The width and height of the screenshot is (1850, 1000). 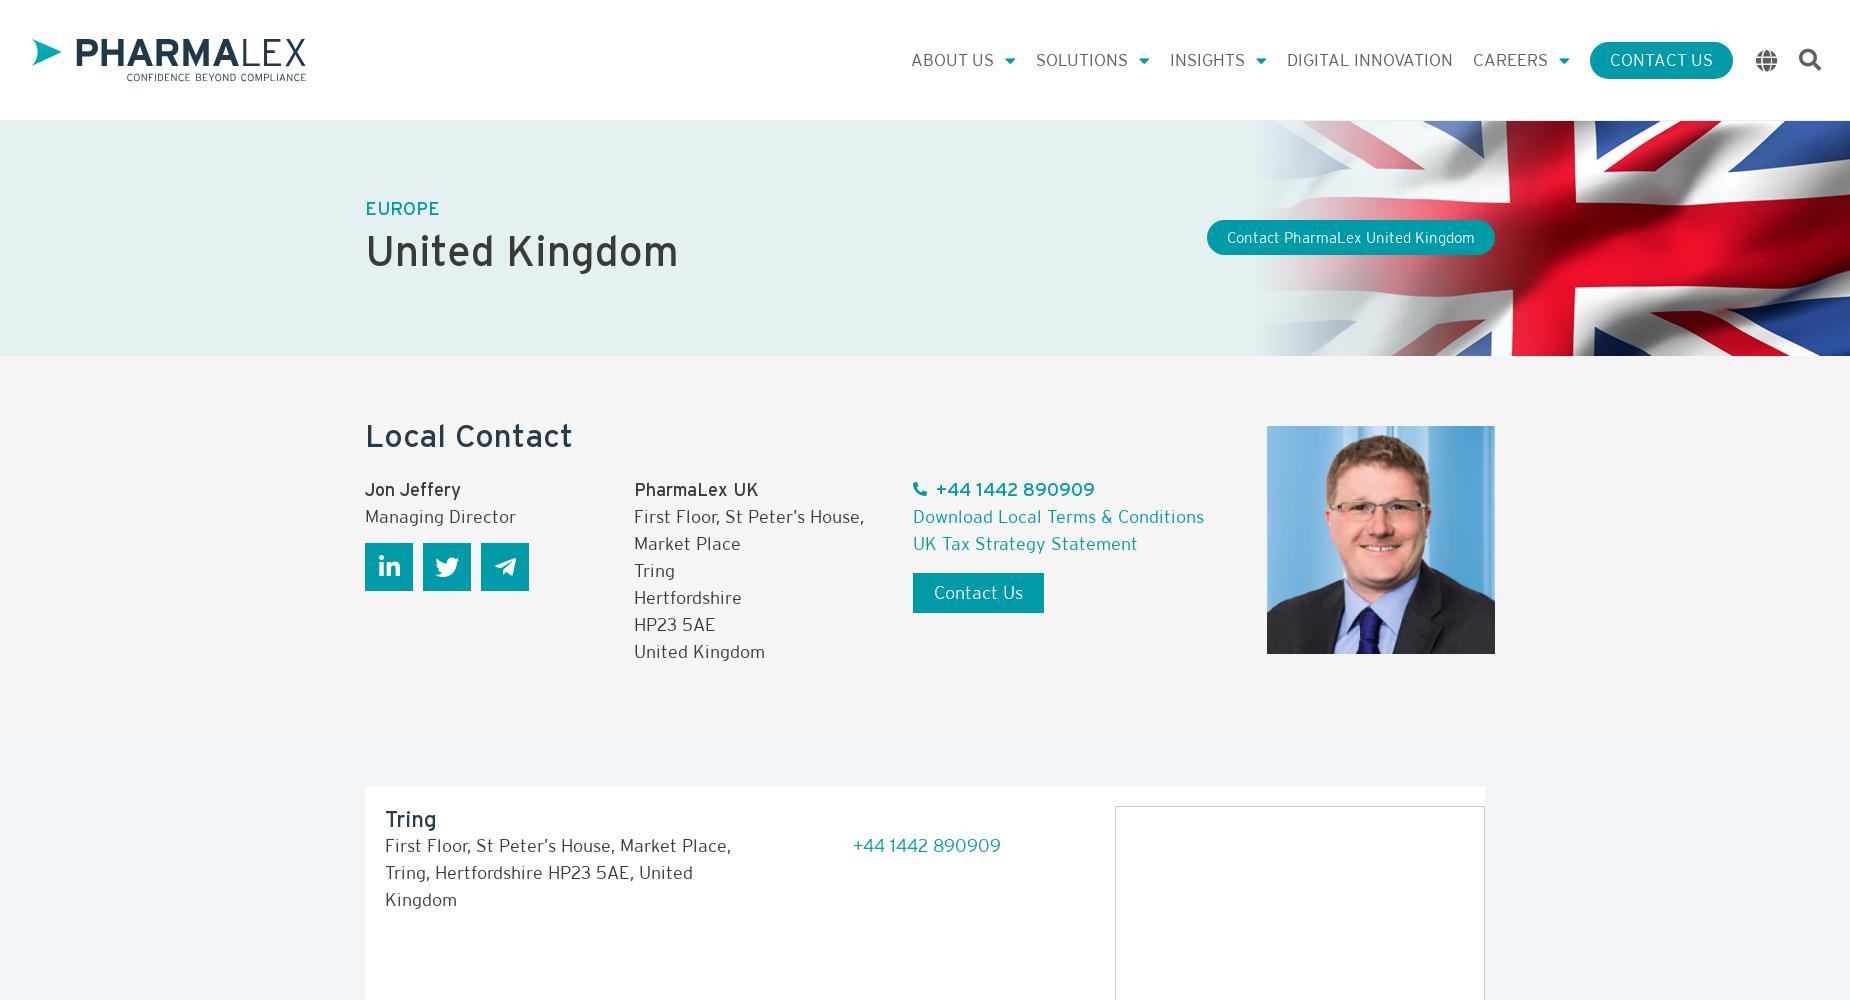 What do you see at coordinates (1350, 236) in the screenshot?
I see `'Contact PharmaLex United Kingdom'` at bounding box center [1350, 236].